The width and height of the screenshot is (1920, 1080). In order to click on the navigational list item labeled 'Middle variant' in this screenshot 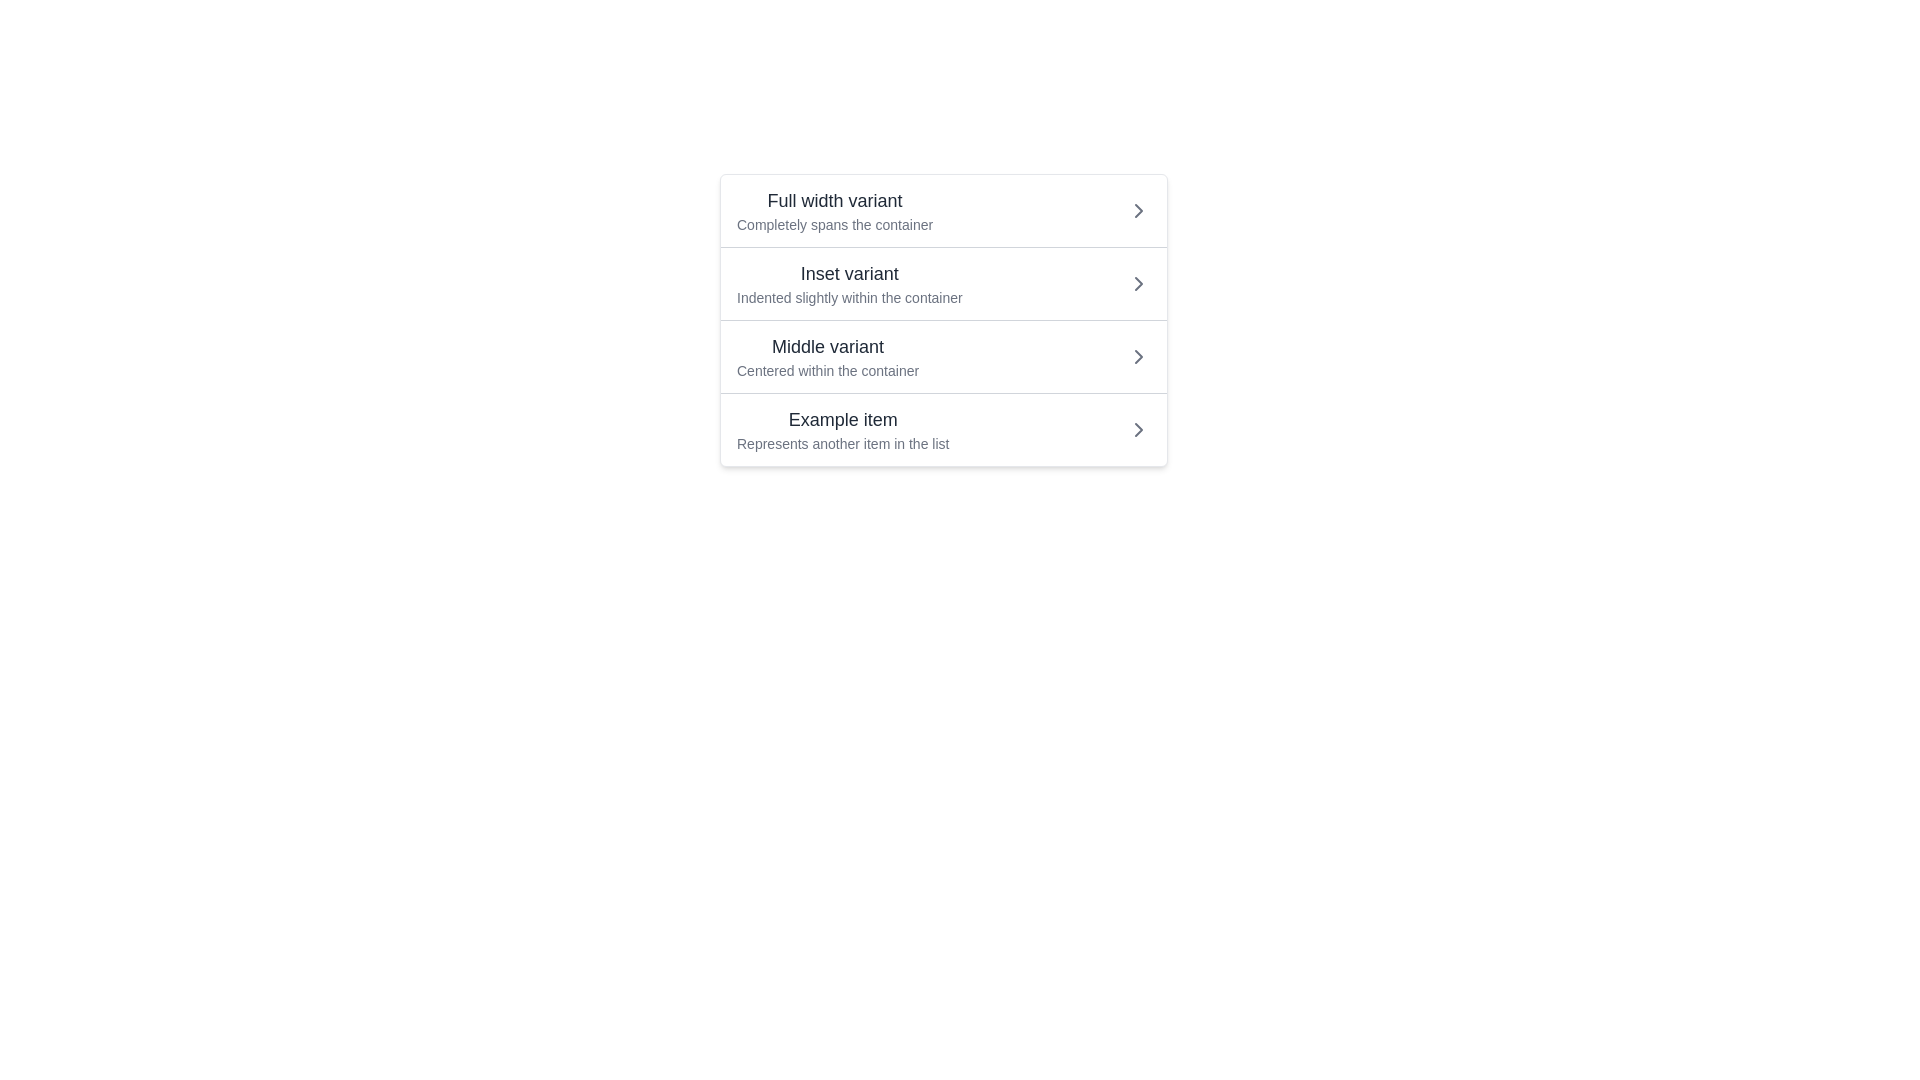, I will do `click(943, 355)`.